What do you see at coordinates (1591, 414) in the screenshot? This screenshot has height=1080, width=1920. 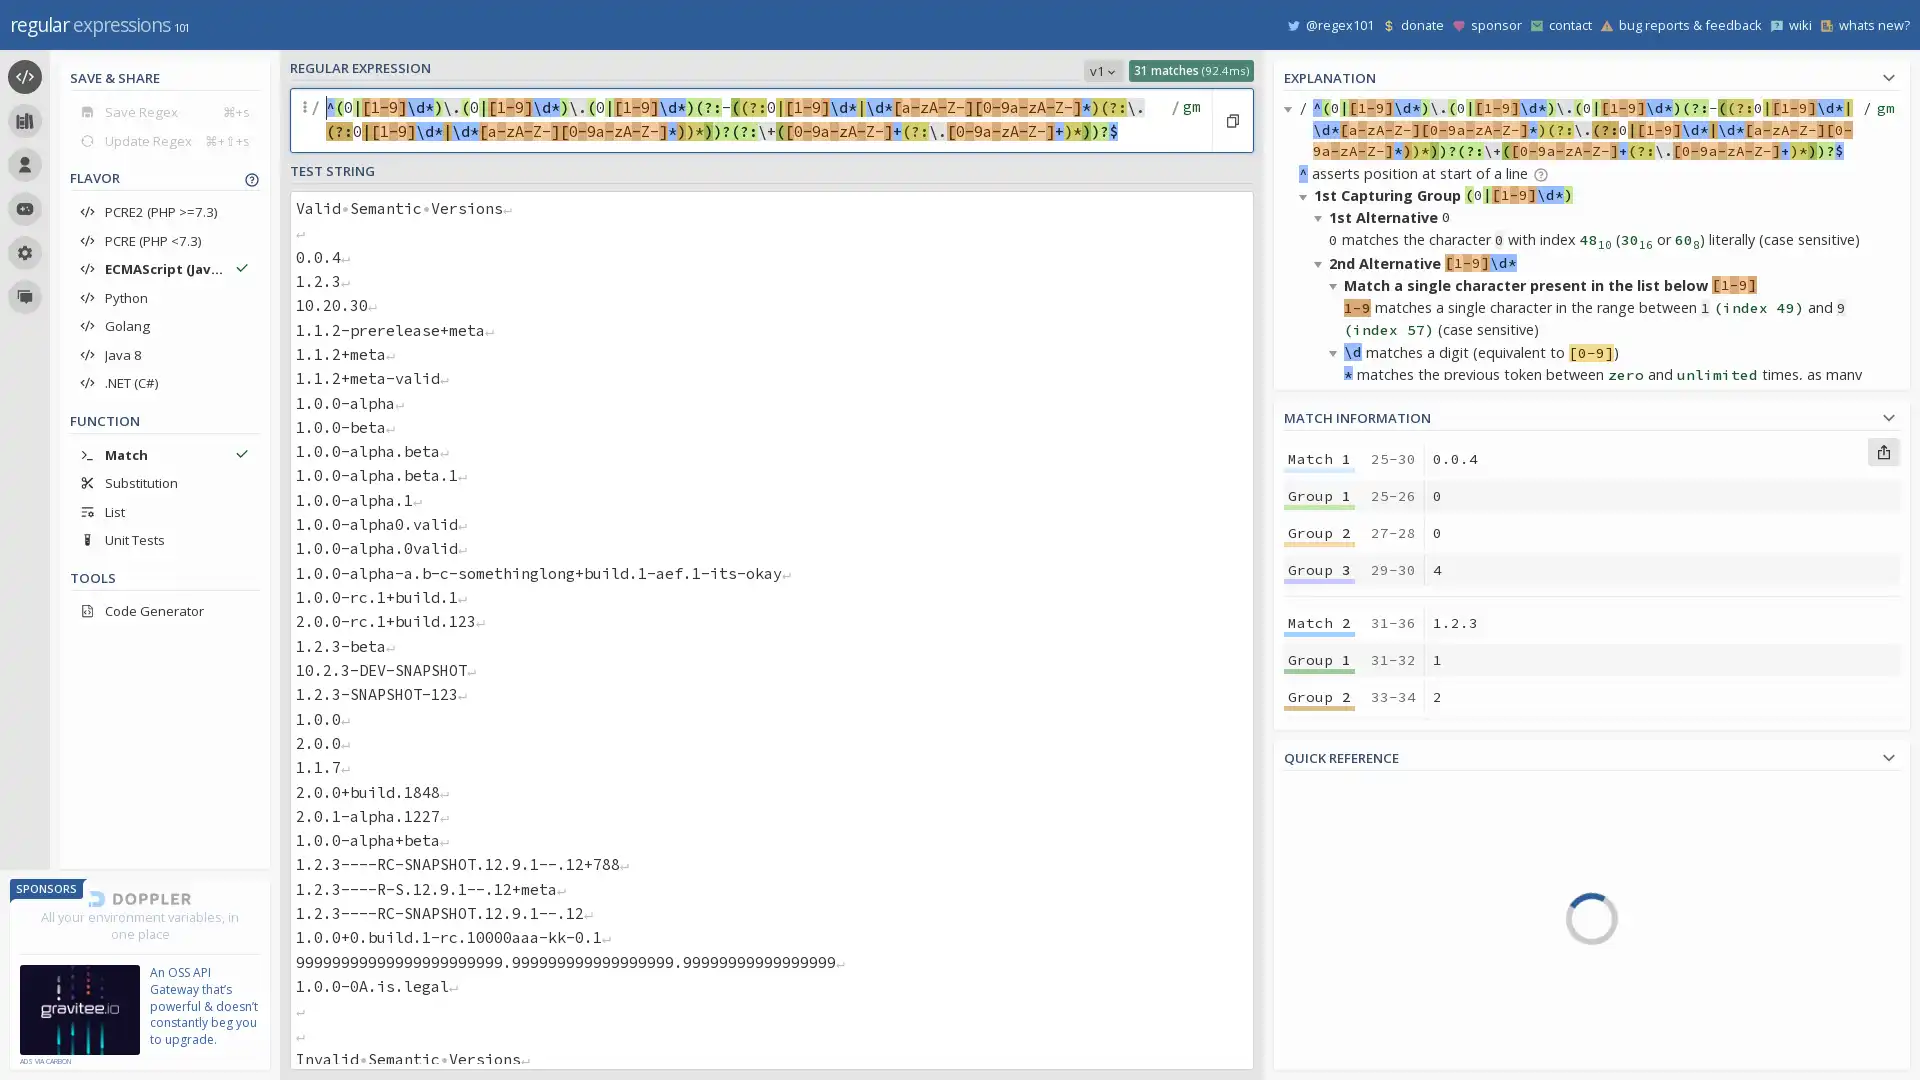 I see `MATCH INFORMATION` at bounding box center [1591, 414].